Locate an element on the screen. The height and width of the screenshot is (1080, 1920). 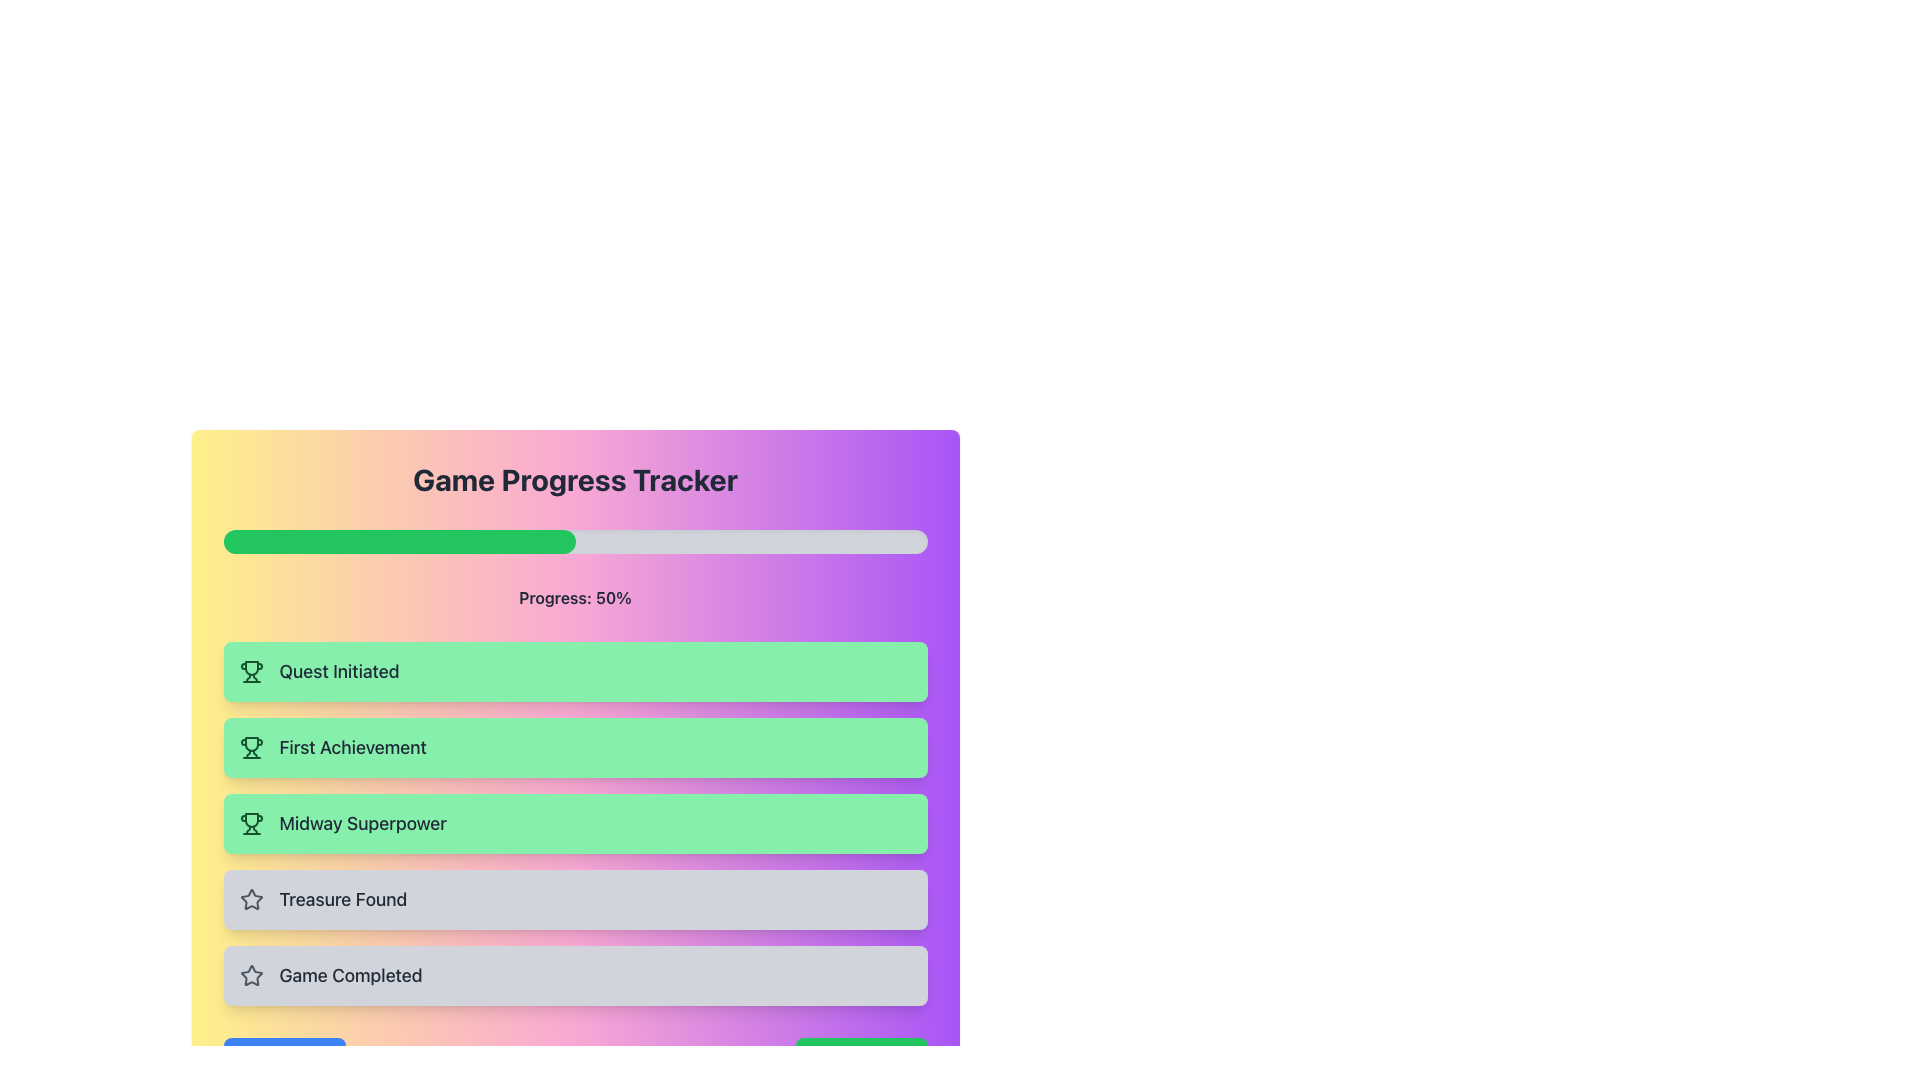
the trophy icon located in the 'First Achievement' card within the 'Game Progress Tracker' interface is located at coordinates (250, 748).